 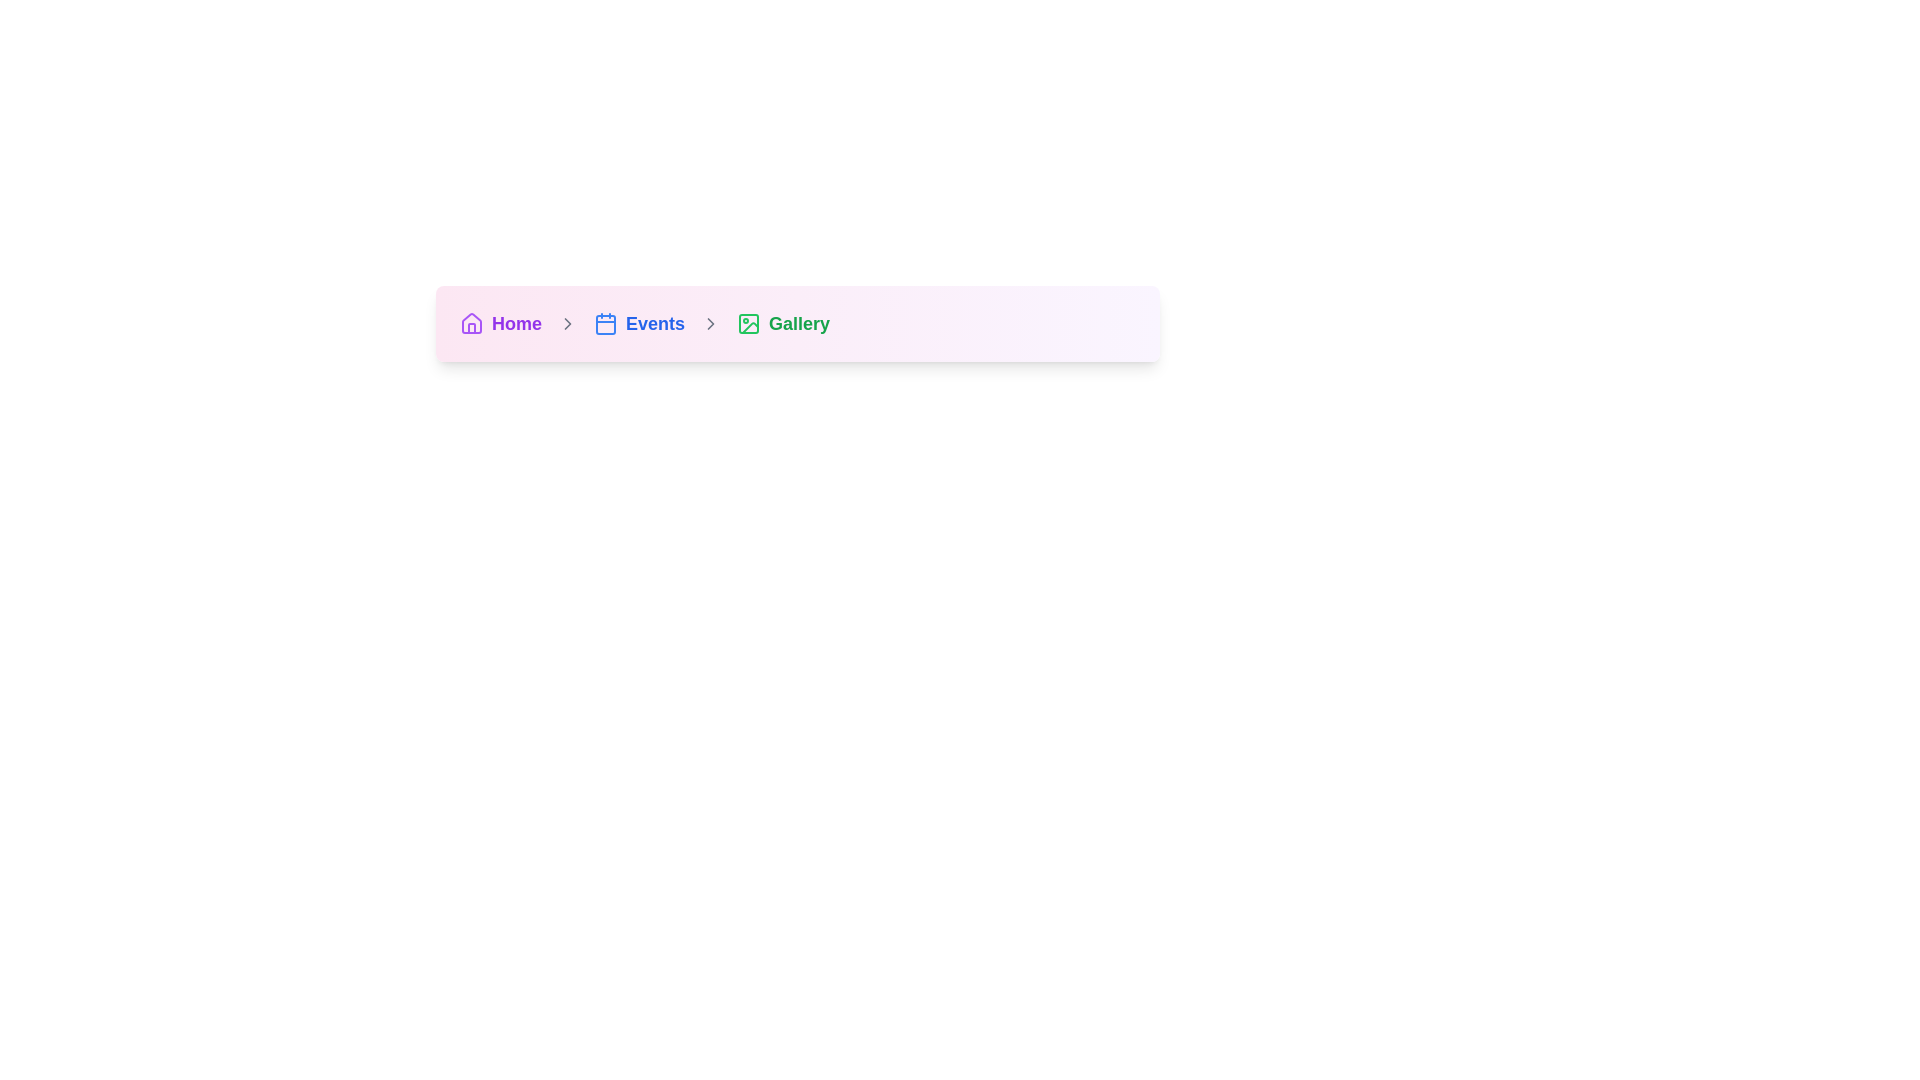 I want to click on the 'Gallery' navigation link in the breadcrumb navigation, so click(x=782, y=323).